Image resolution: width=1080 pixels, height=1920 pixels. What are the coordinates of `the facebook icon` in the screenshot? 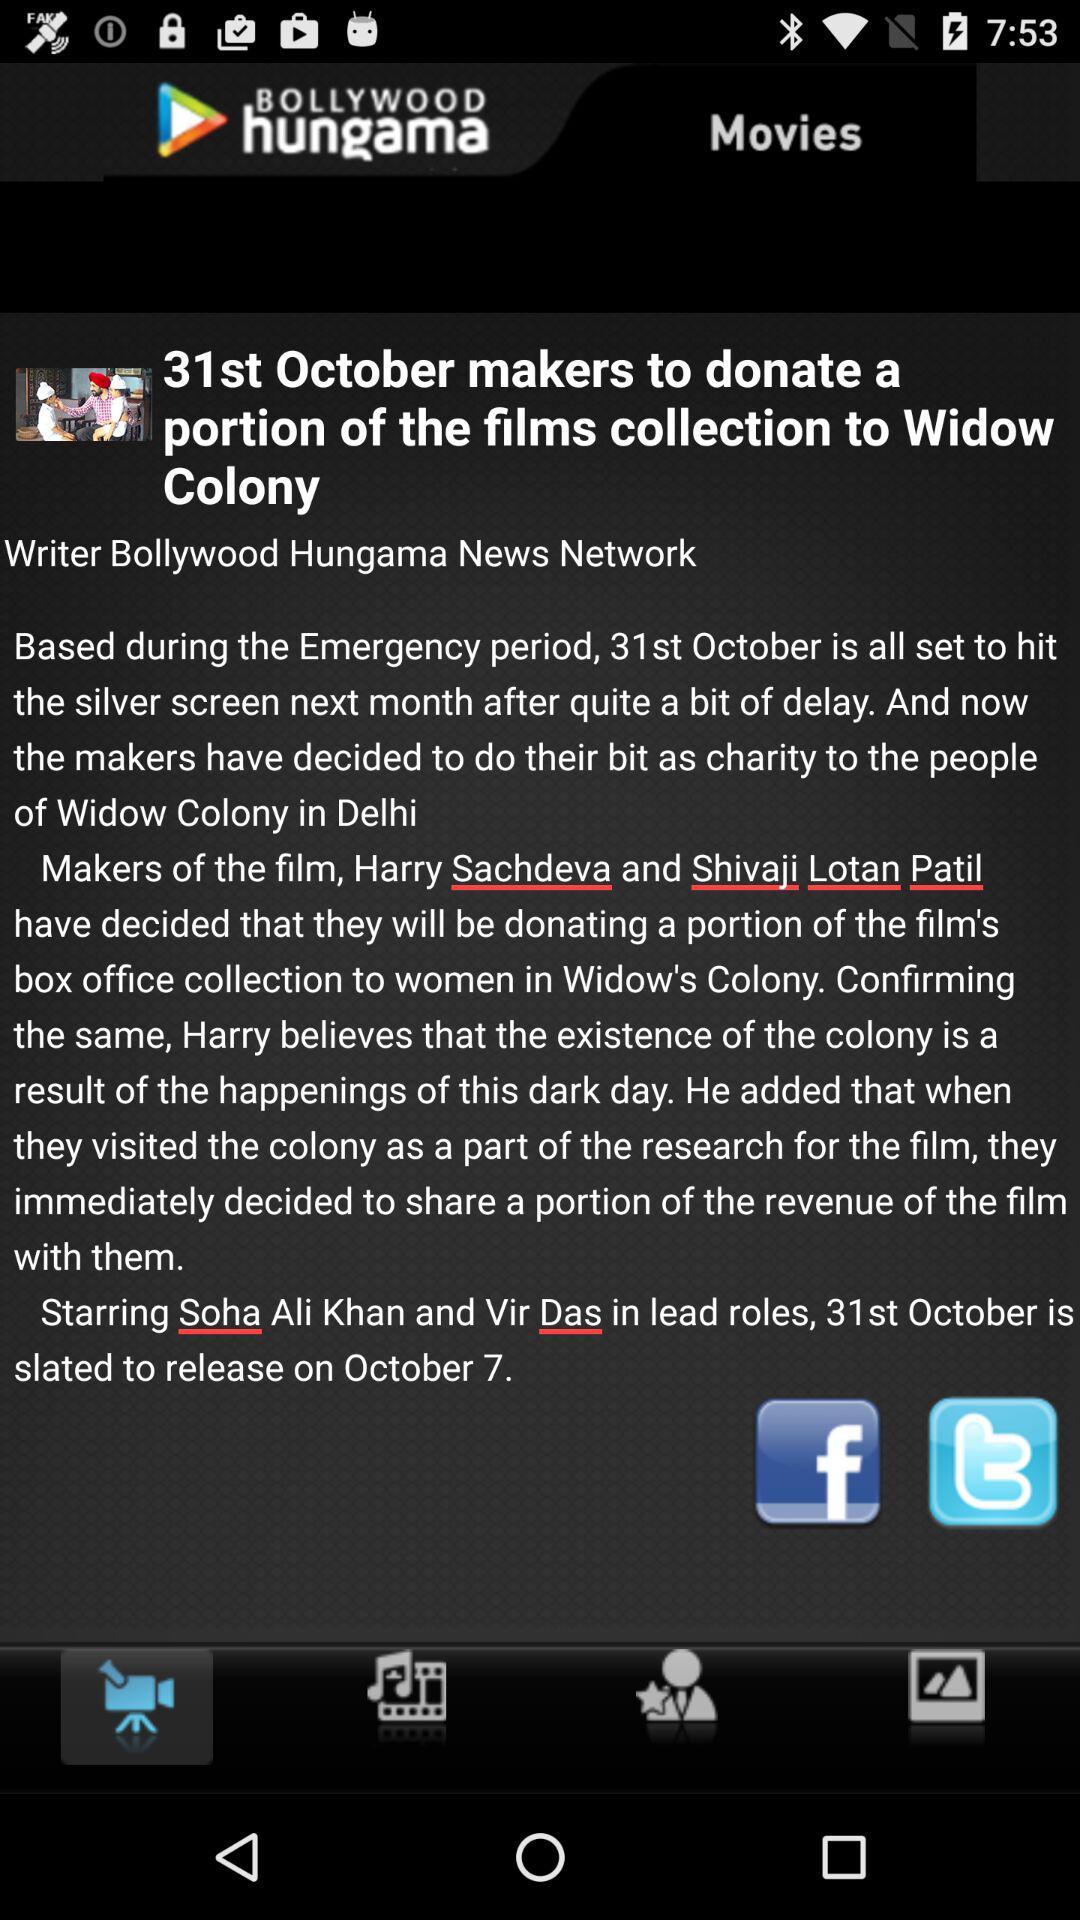 It's located at (820, 1565).